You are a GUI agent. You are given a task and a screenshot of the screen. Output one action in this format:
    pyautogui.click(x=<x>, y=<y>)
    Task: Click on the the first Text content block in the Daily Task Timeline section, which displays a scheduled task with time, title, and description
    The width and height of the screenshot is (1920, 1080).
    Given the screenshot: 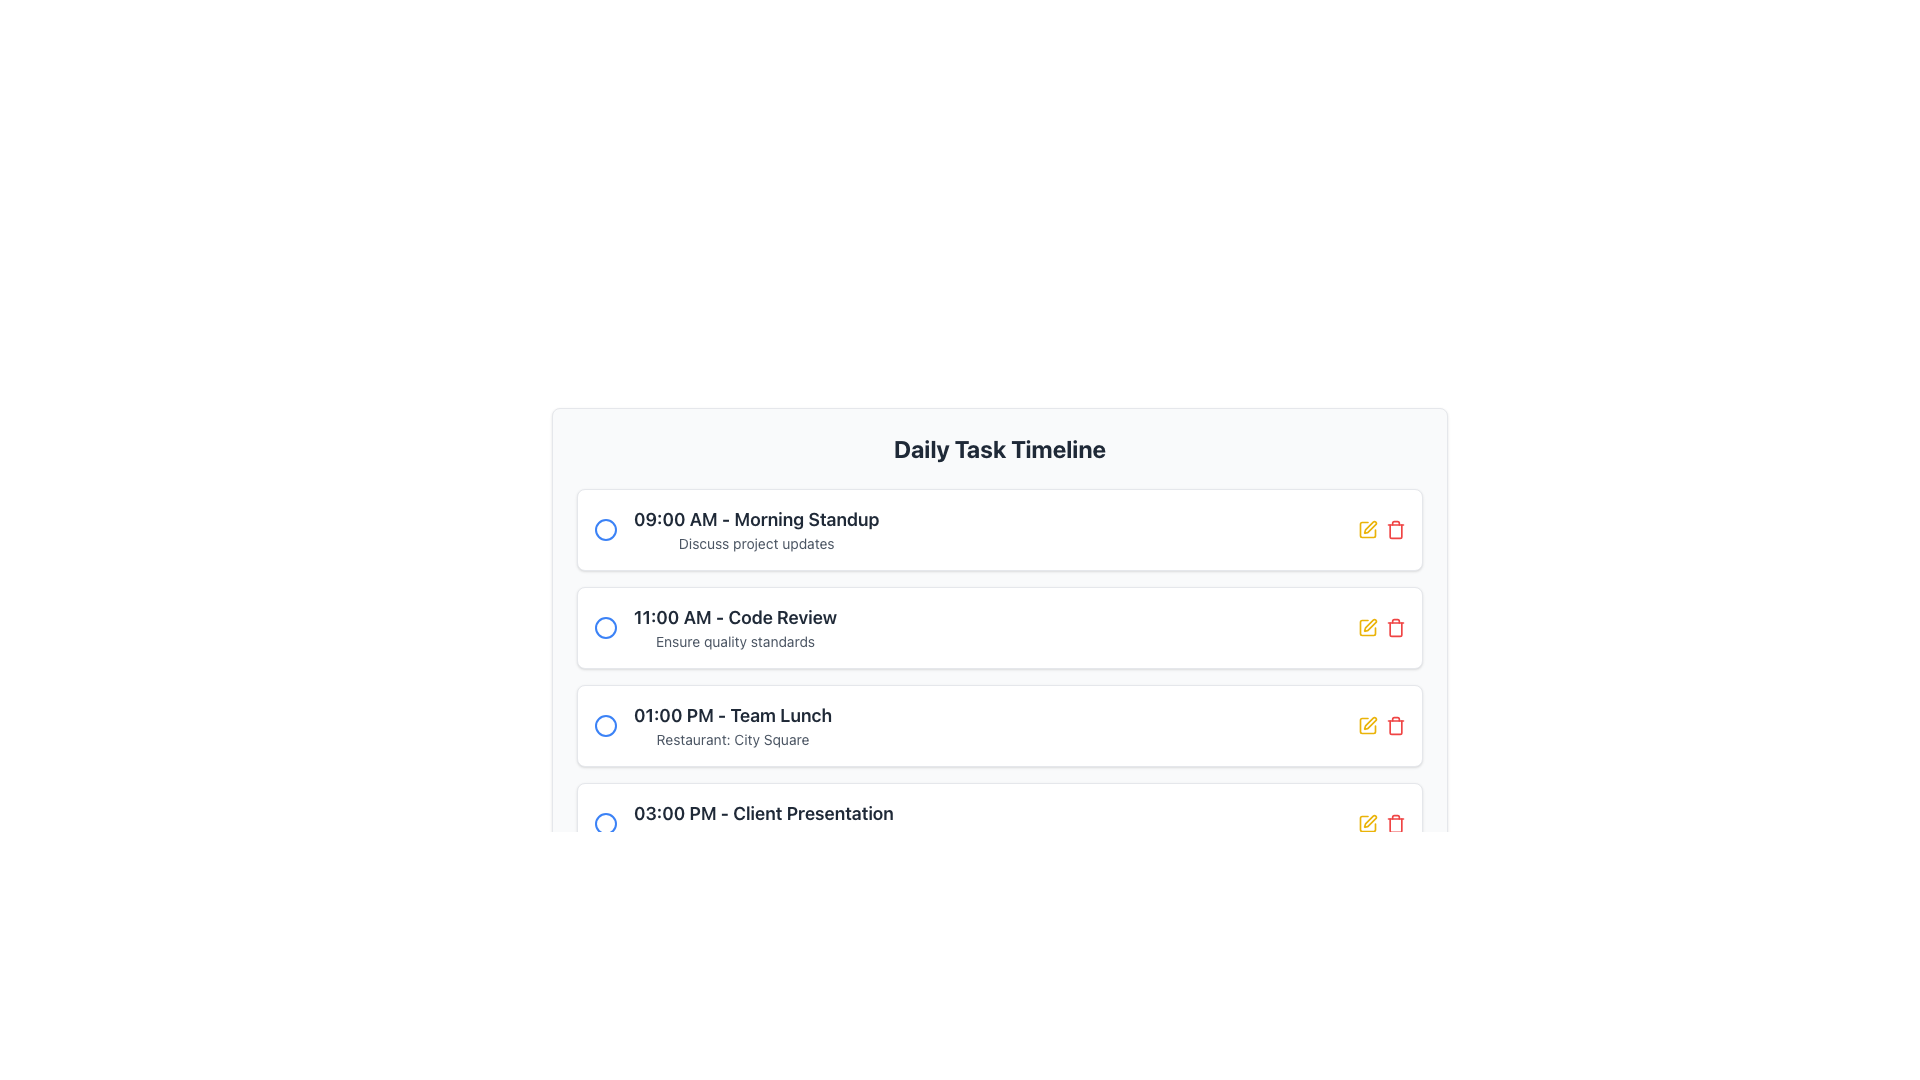 What is the action you would take?
    pyautogui.click(x=755, y=528)
    